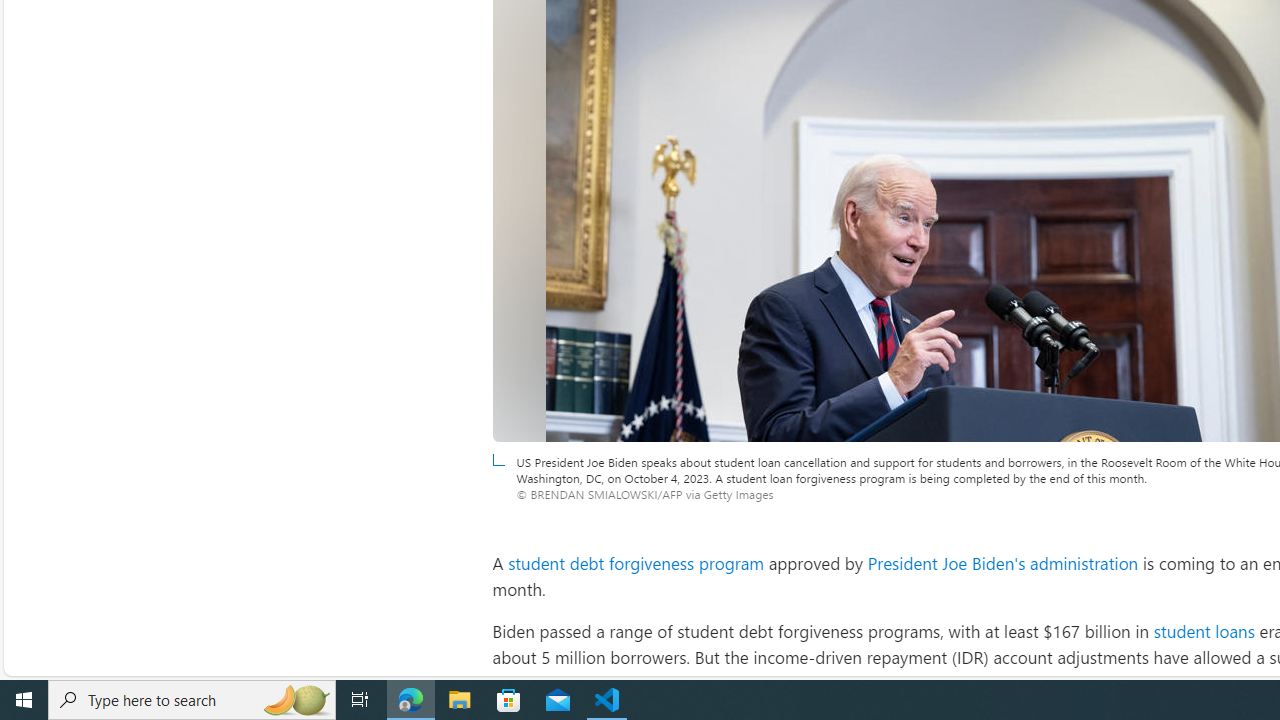 This screenshot has height=720, width=1280. What do you see at coordinates (635, 563) in the screenshot?
I see `'student debt forgiveness program'` at bounding box center [635, 563].